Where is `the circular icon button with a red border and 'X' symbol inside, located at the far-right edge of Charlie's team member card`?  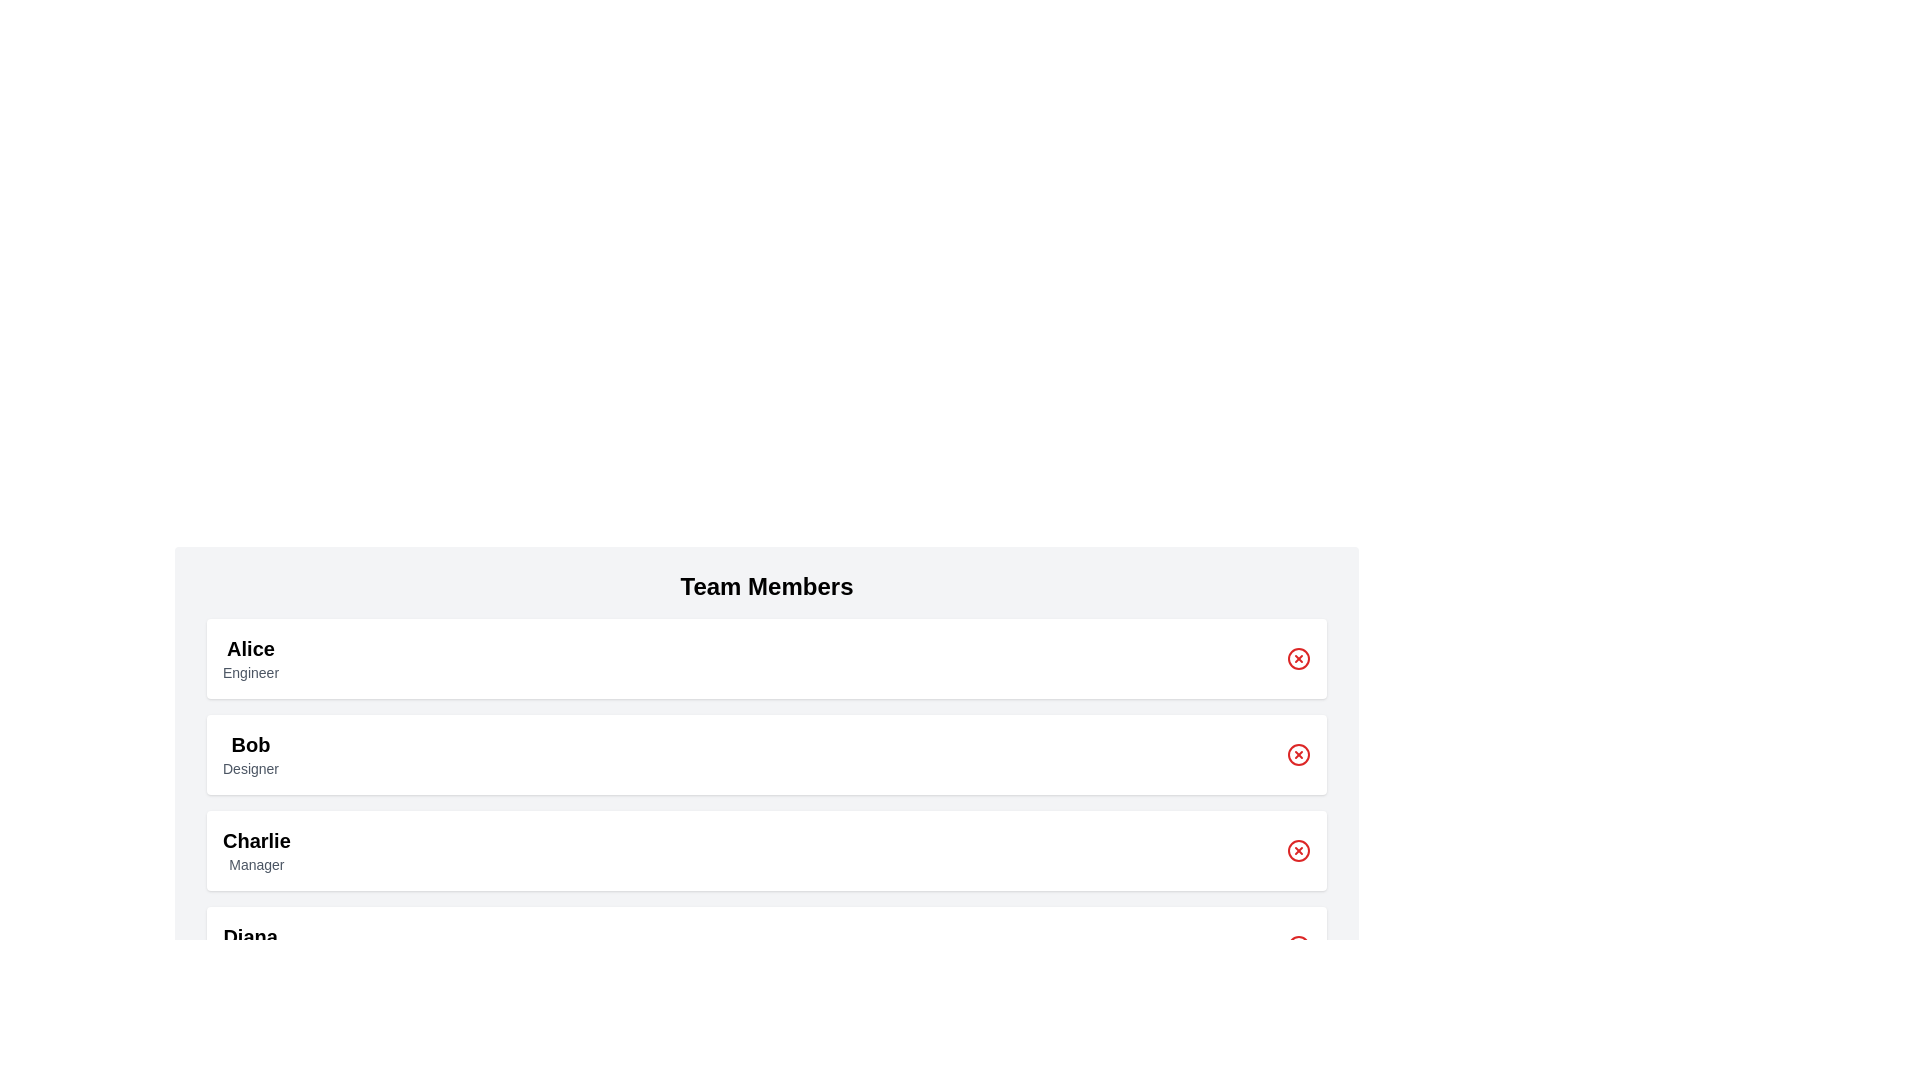 the circular icon button with a red border and 'X' symbol inside, located at the far-right edge of Charlie's team member card is located at coordinates (1299, 851).